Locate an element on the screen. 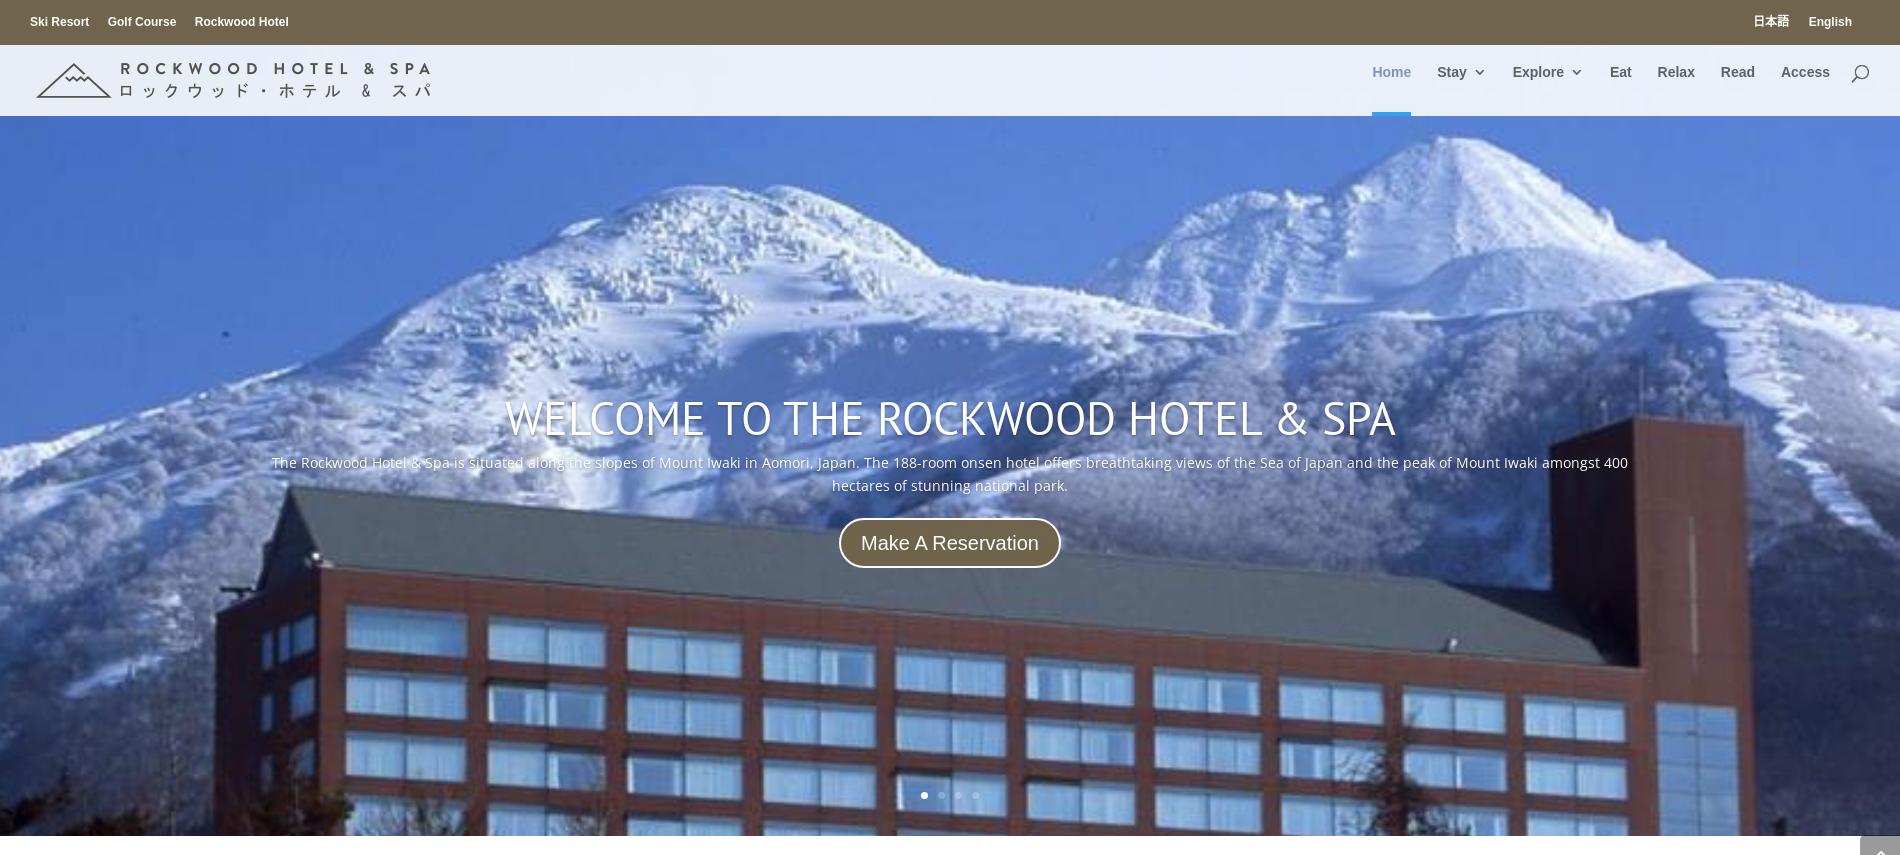  'The Rockwood Hotel & Spa is situated along the slopes of Mount Iwaki in Aomori, Japan. The 188-room onsen hotel offers breathtaking views of the Sea of Japan and the peak of Mount Iwaki amongst 400 hectares of stunning national park.' is located at coordinates (271, 473).